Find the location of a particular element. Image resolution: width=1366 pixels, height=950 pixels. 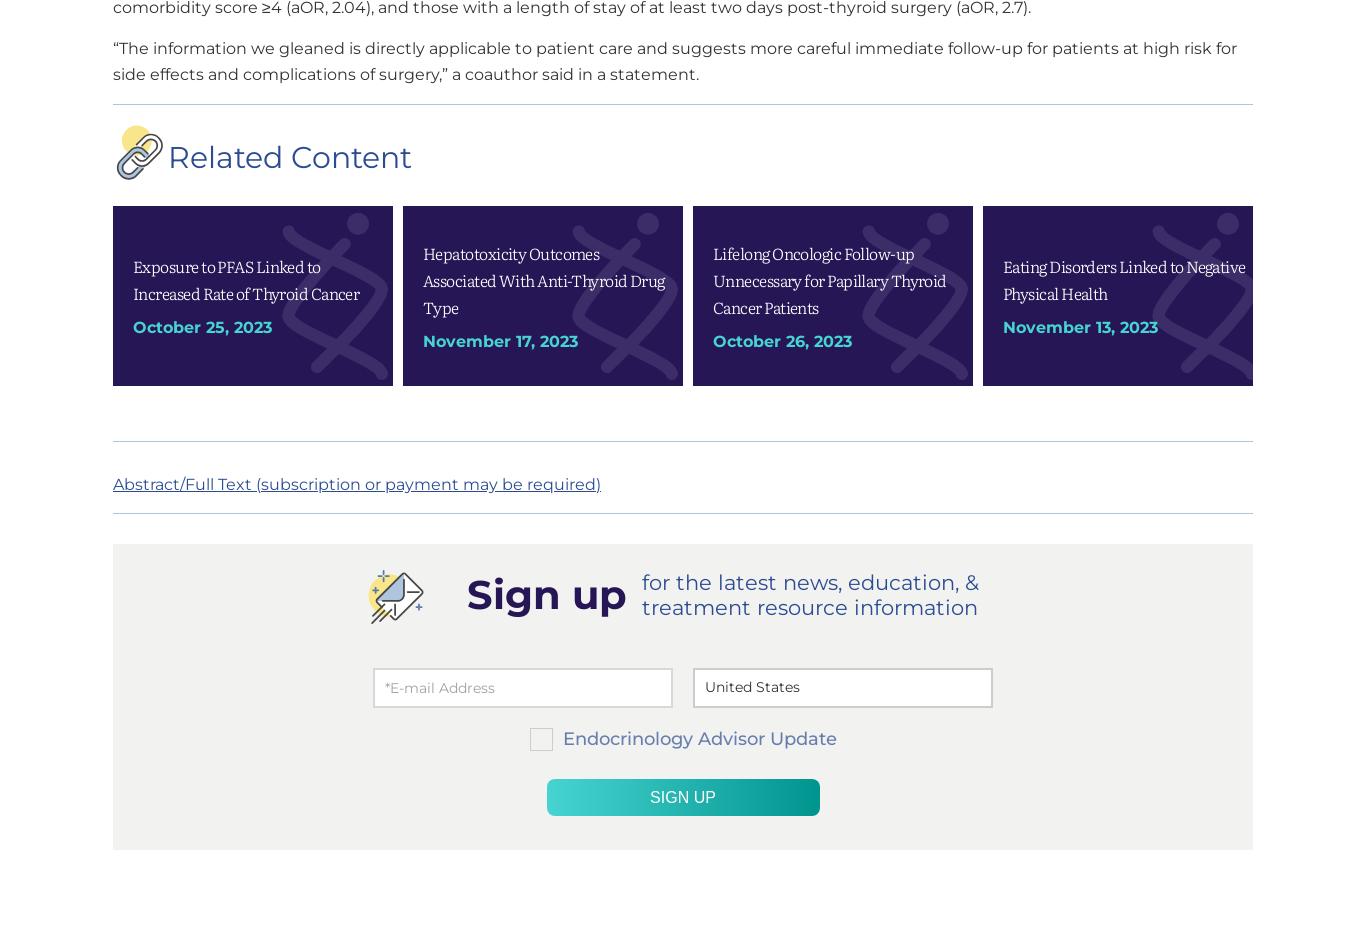

'Abstract/Full Text (subscription or payment may be required)' is located at coordinates (355, 483).